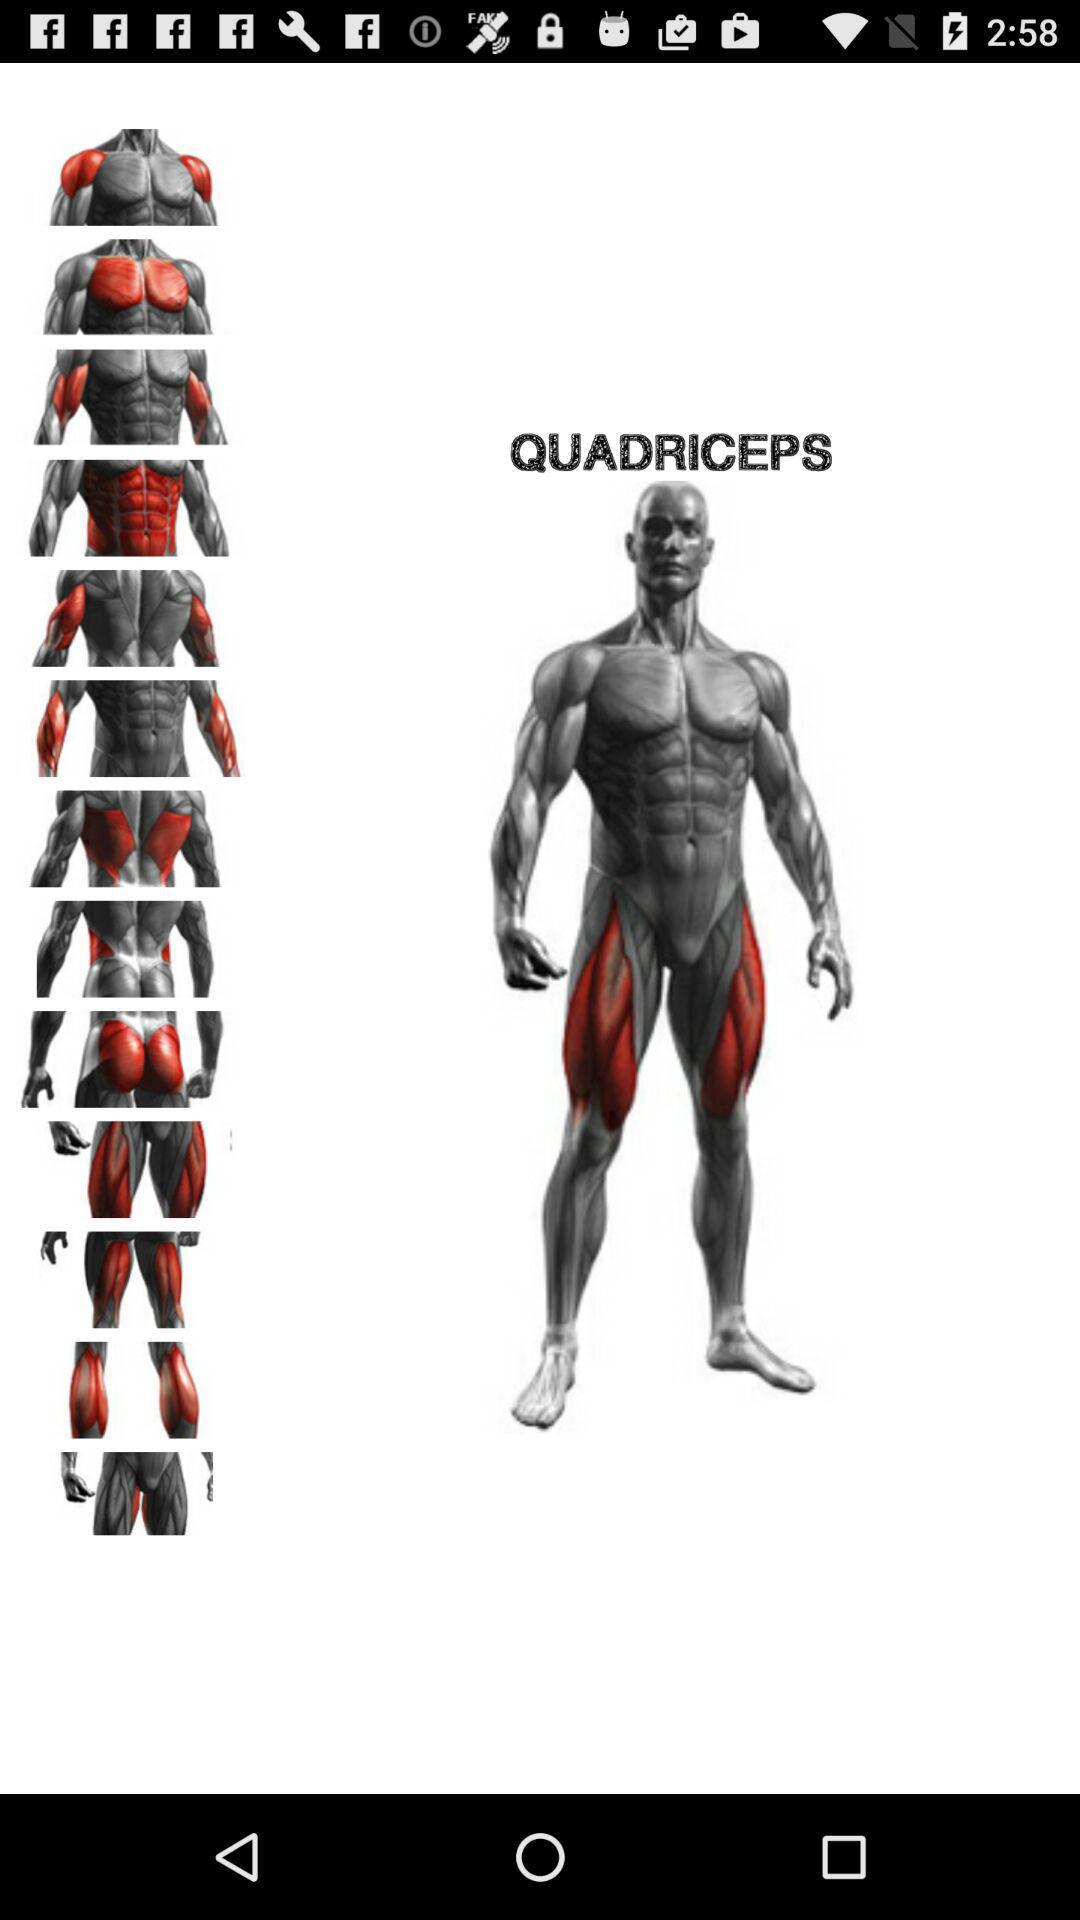 This screenshot has width=1080, height=1920. What do you see at coordinates (131, 1162) in the screenshot?
I see `quadriceps selection` at bounding box center [131, 1162].